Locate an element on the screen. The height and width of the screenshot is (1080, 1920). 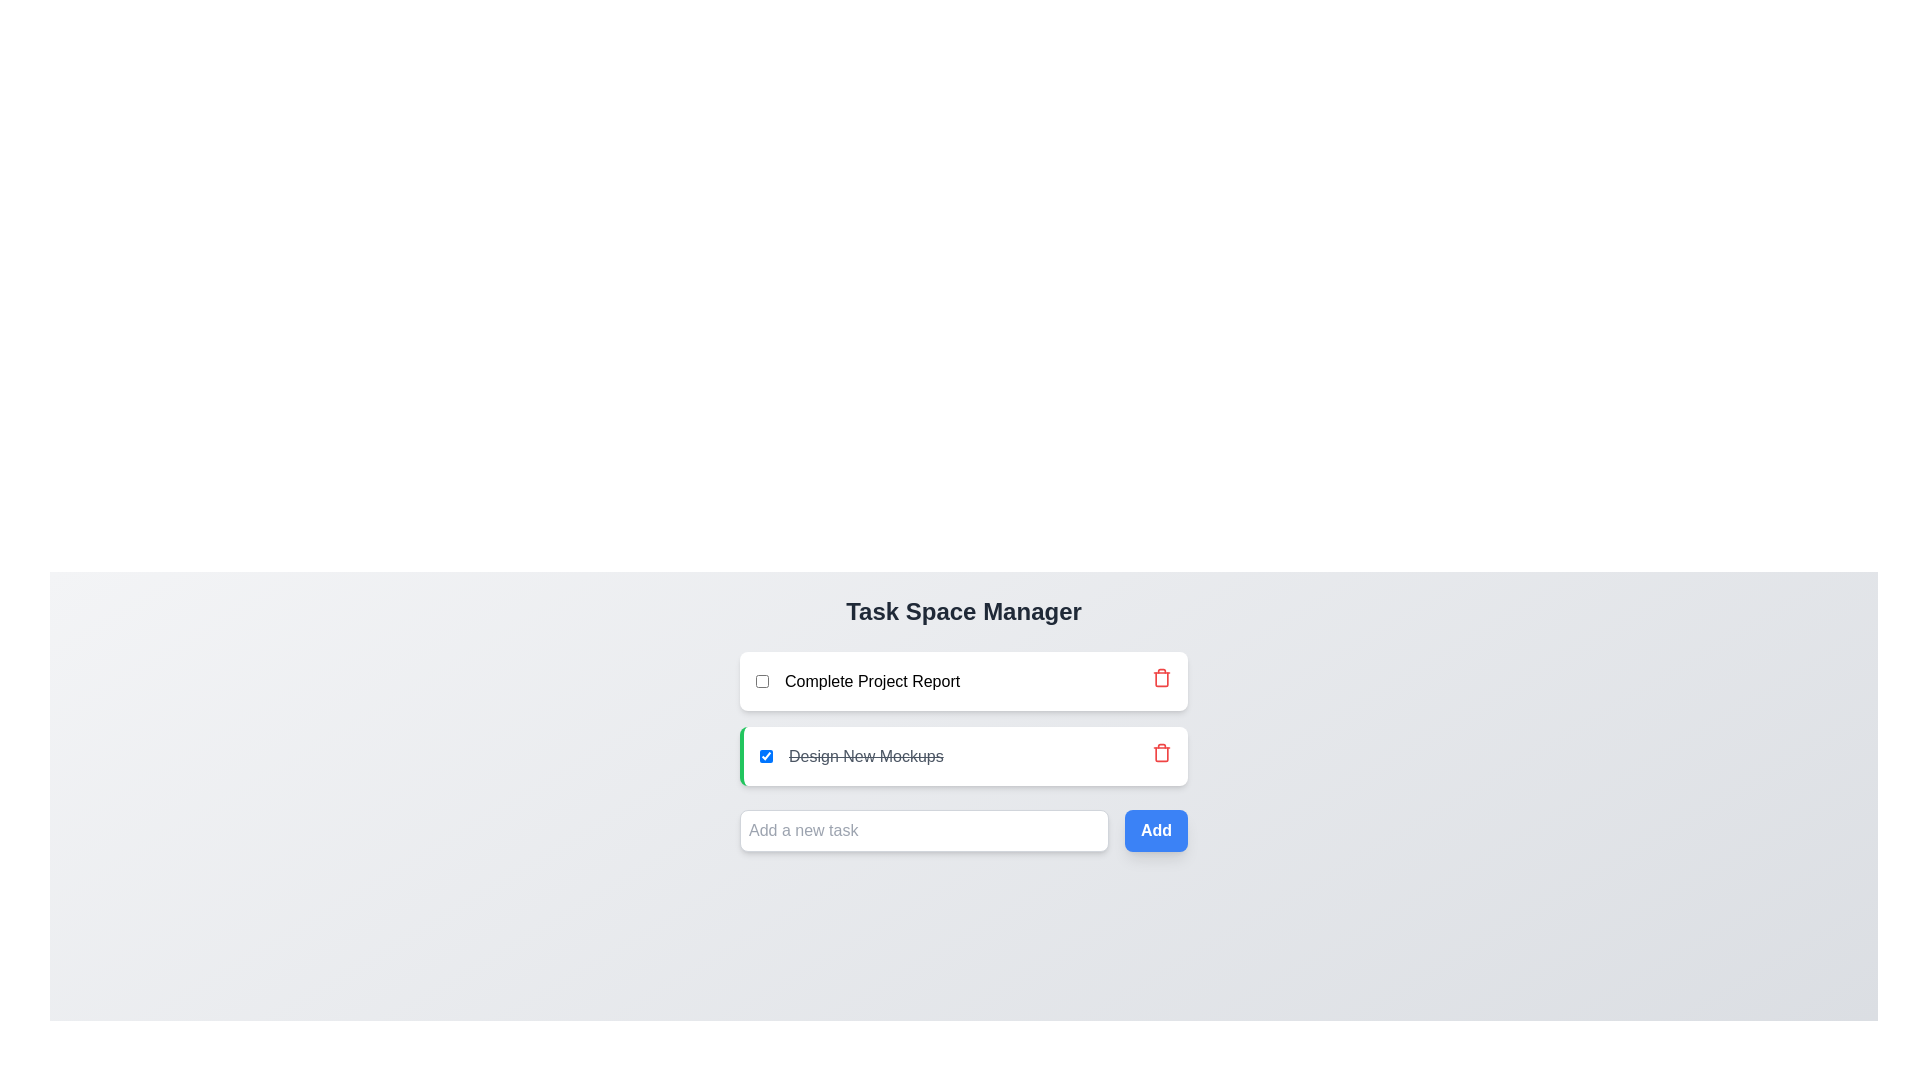
the text label displaying 'Design New Mockups' with a strikethrough style, indicating it represents a completed task in the 'Task Space Manager' is located at coordinates (866, 756).